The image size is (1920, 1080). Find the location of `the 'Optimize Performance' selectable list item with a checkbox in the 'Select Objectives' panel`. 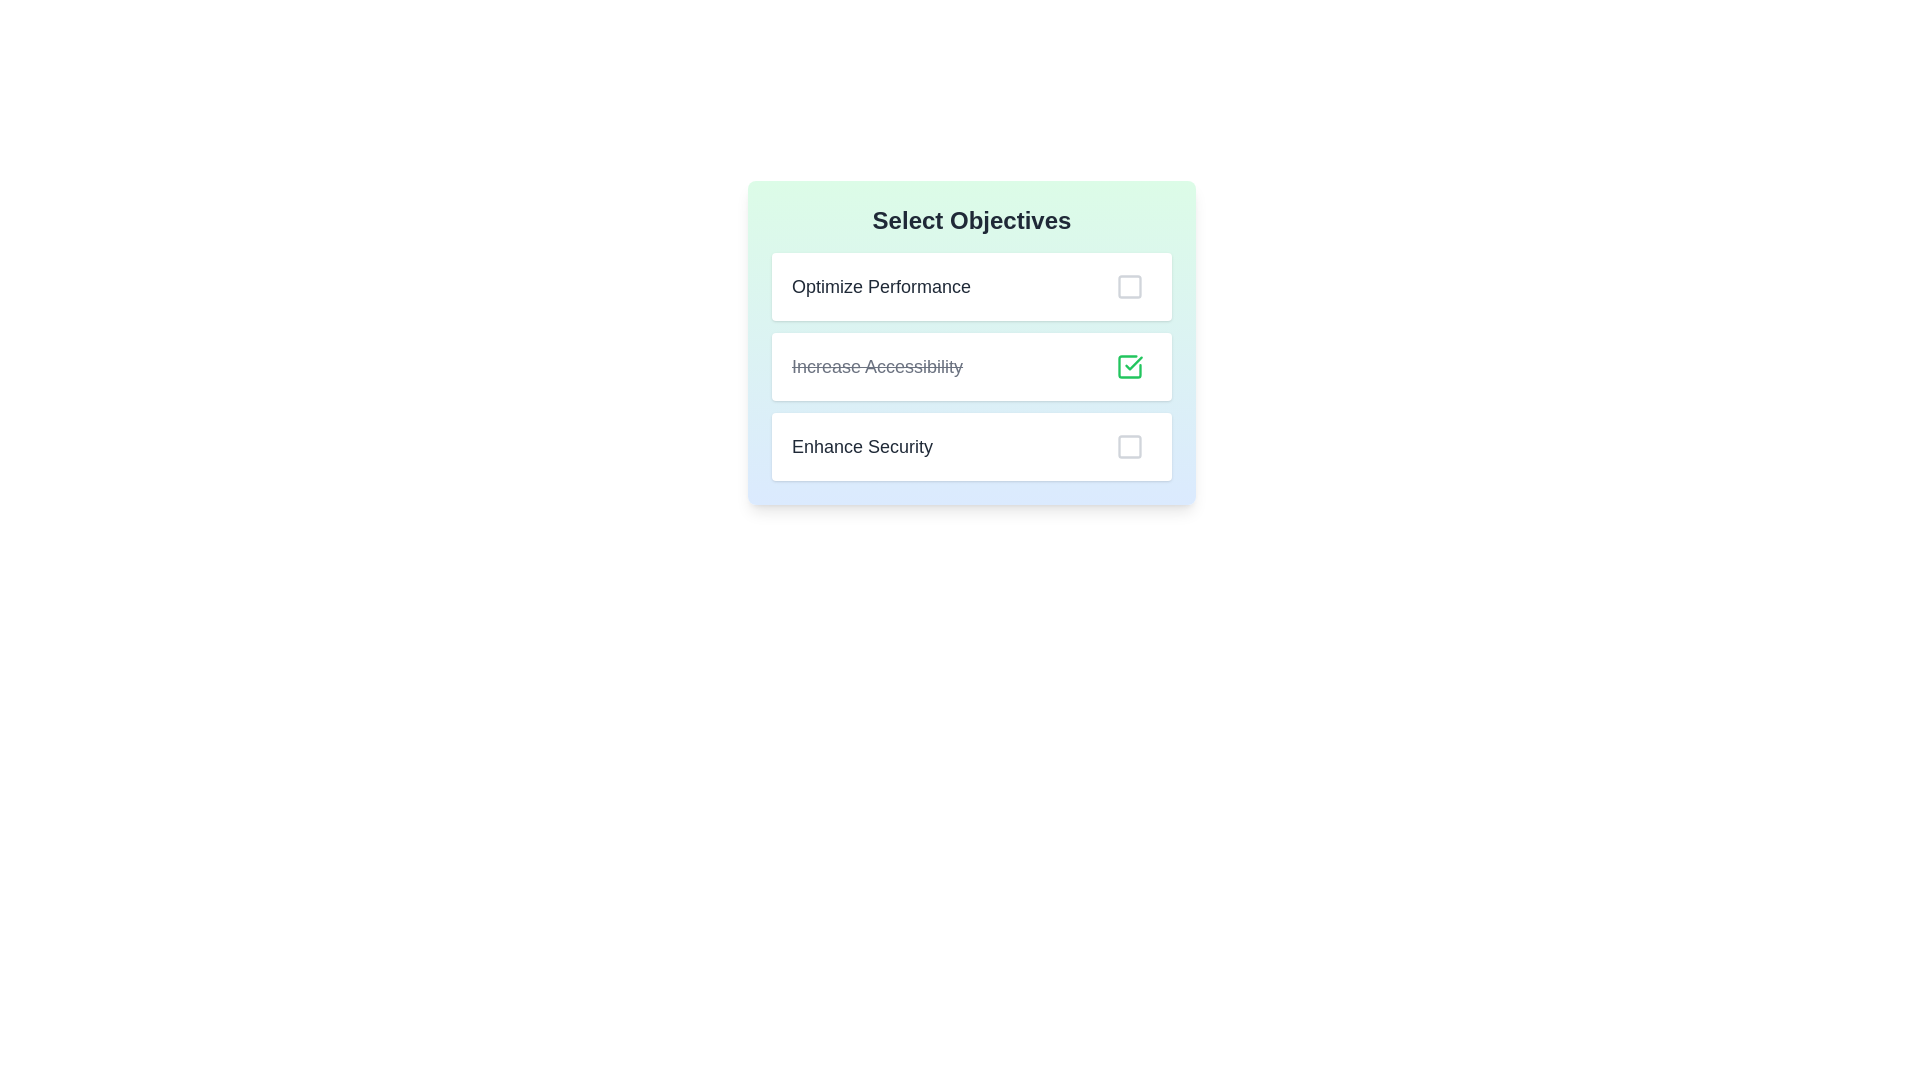

the 'Optimize Performance' selectable list item with a checkbox in the 'Select Objectives' panel is located at coordinates (971, 286).